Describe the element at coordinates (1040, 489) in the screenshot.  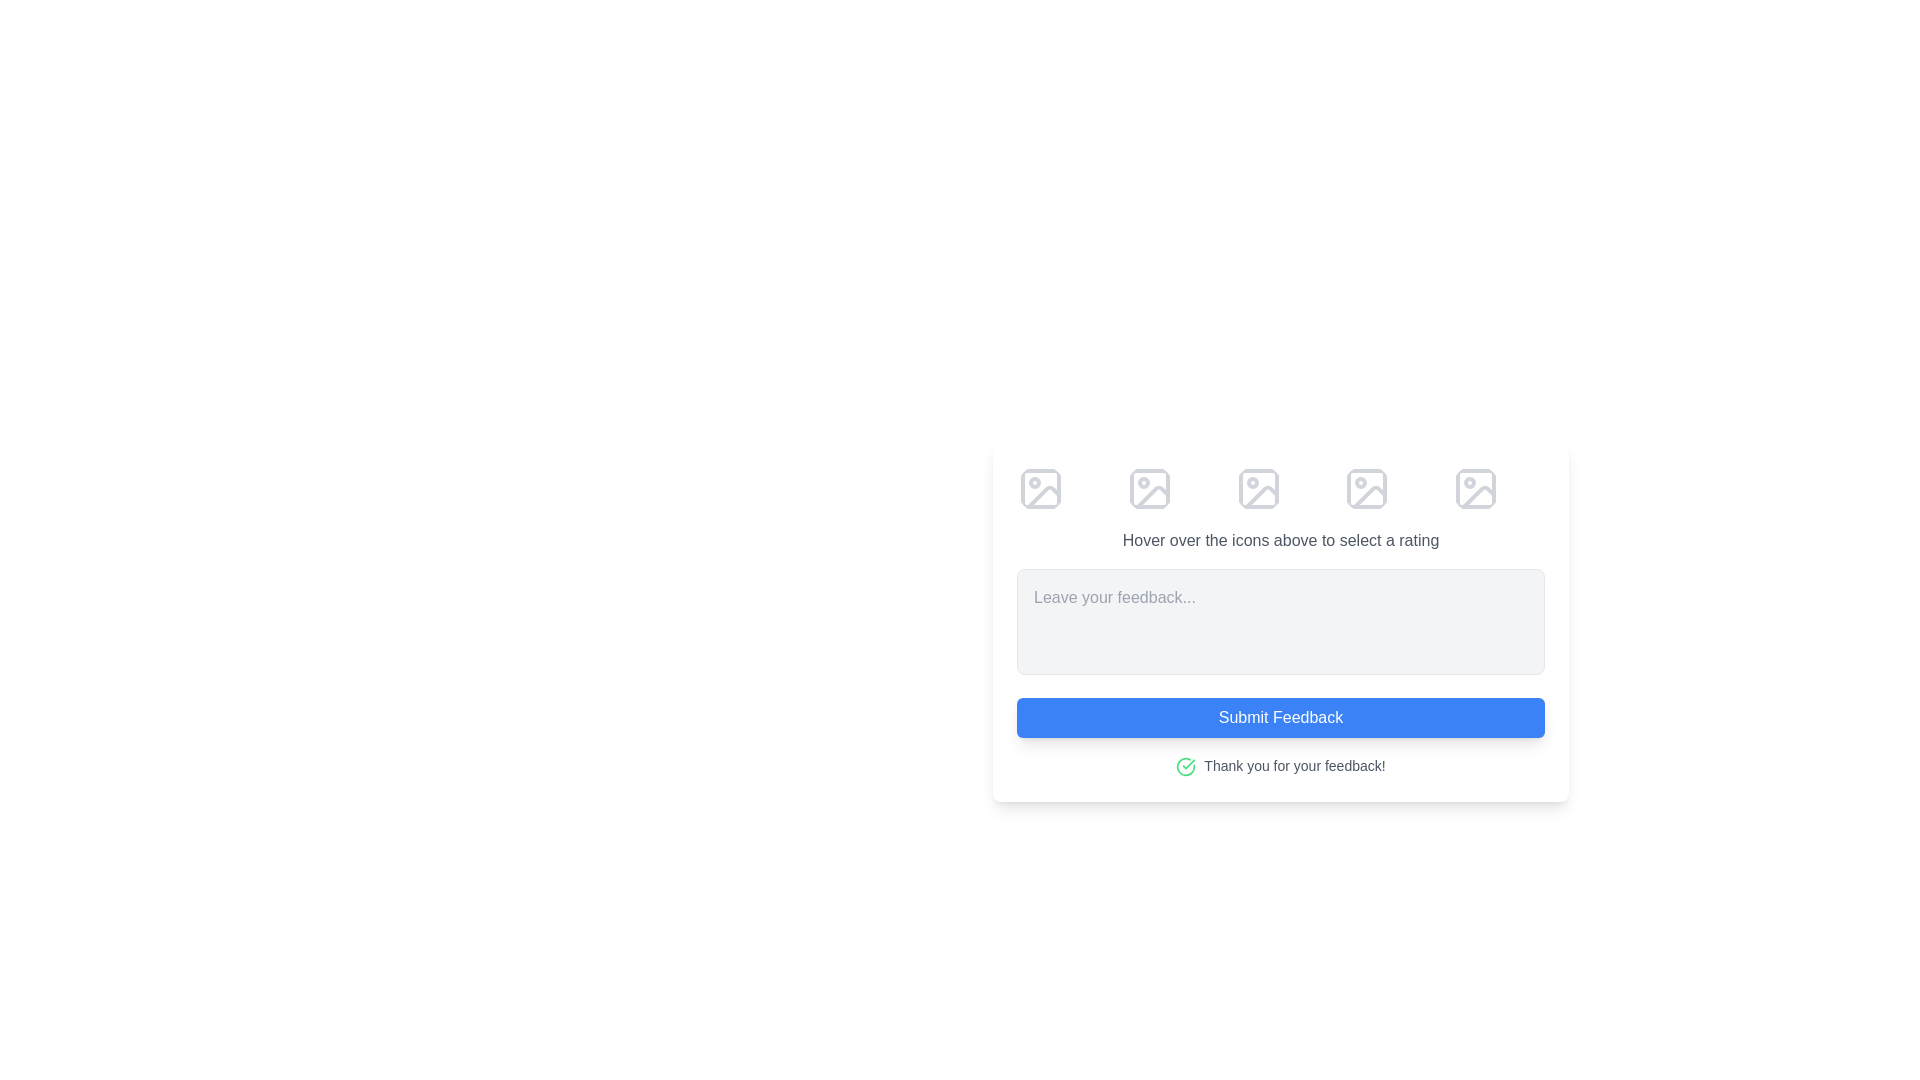
I see `the light-gray rectangular UI component with rounded edges, located inside the first image-related button at the top of the feedback form interface` at that location.